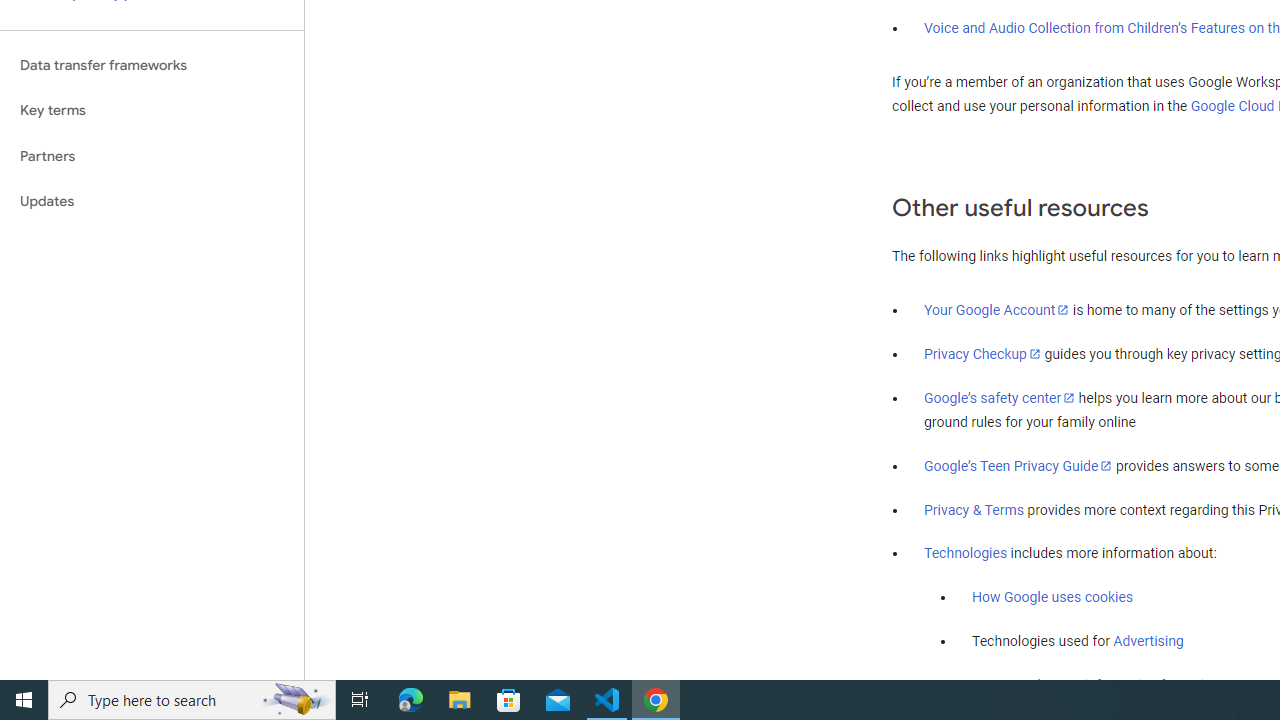  What do you see at coordinates (1148, 641) in the screenshot?
I see `'Advertising'` at bounding box center [1148, 641].